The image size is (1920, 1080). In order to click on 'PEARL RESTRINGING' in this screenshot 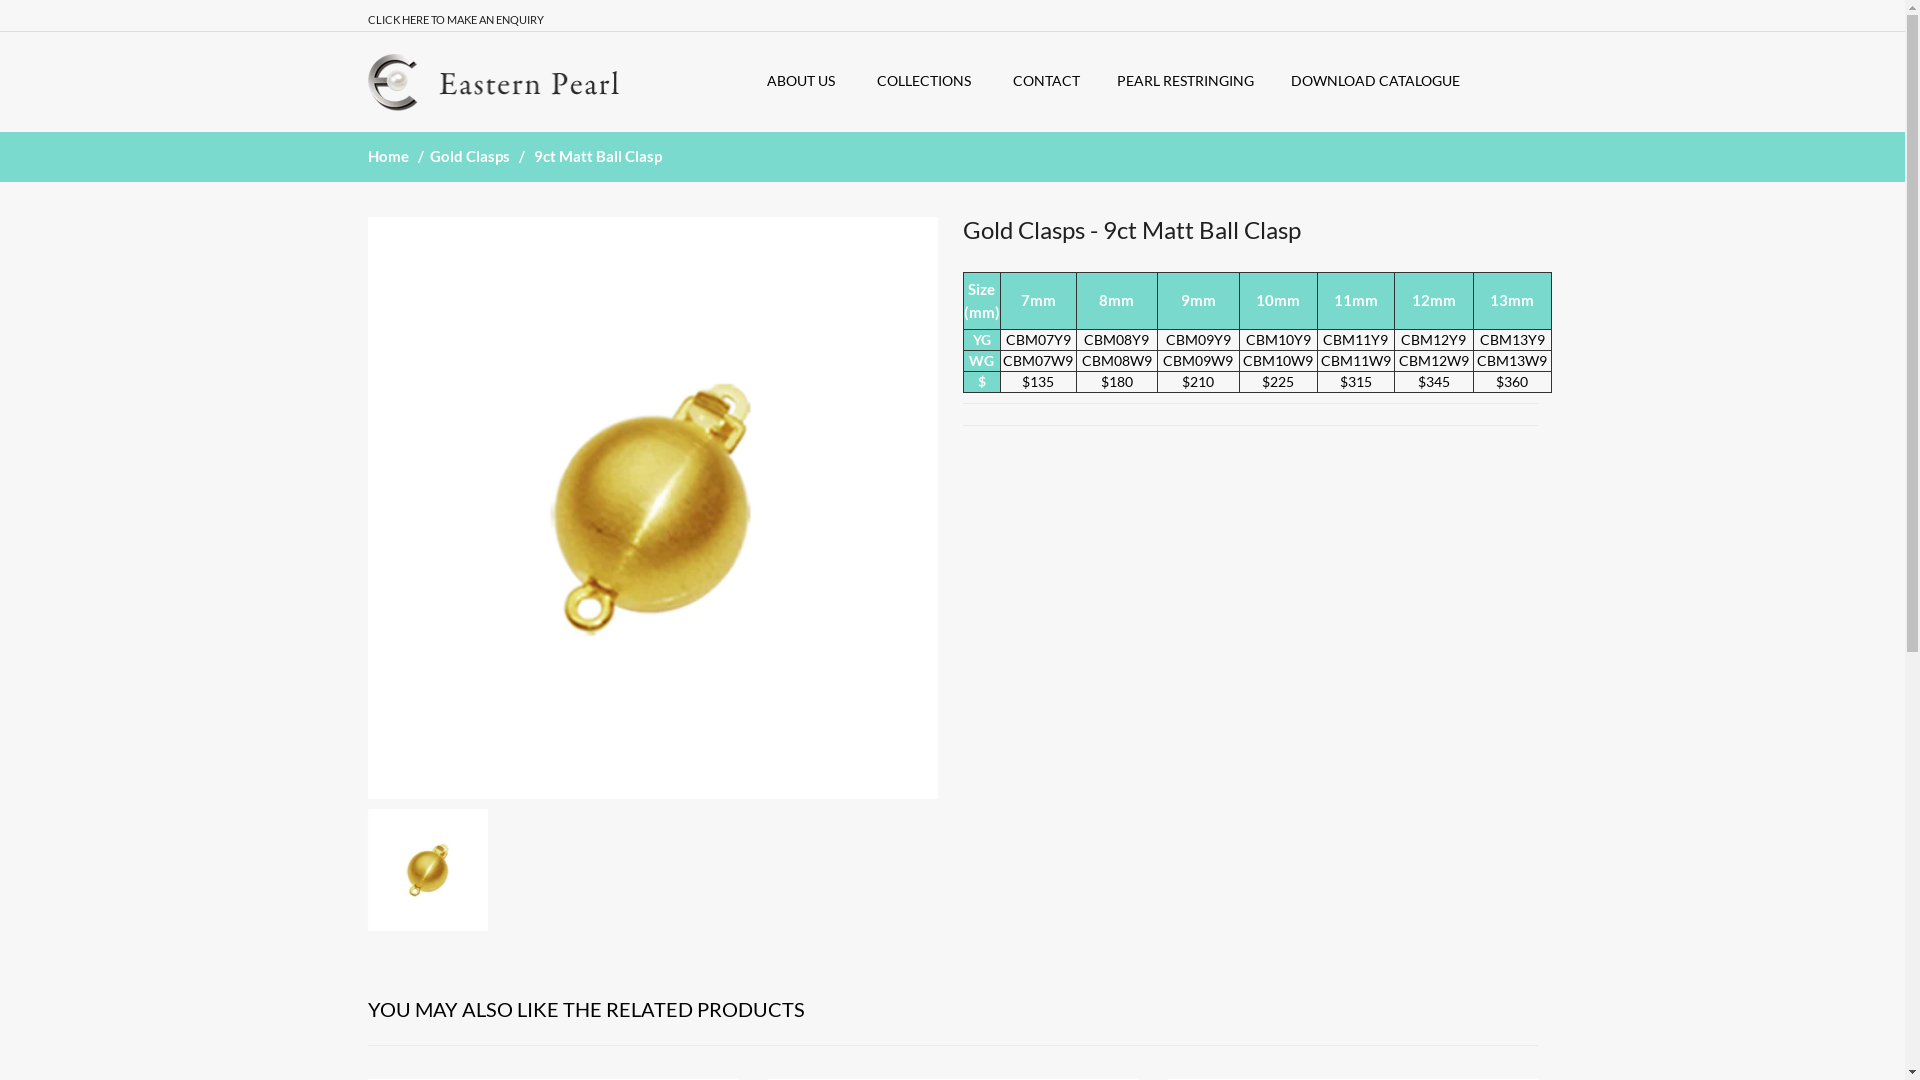, I will do `click(1116, 80)`.